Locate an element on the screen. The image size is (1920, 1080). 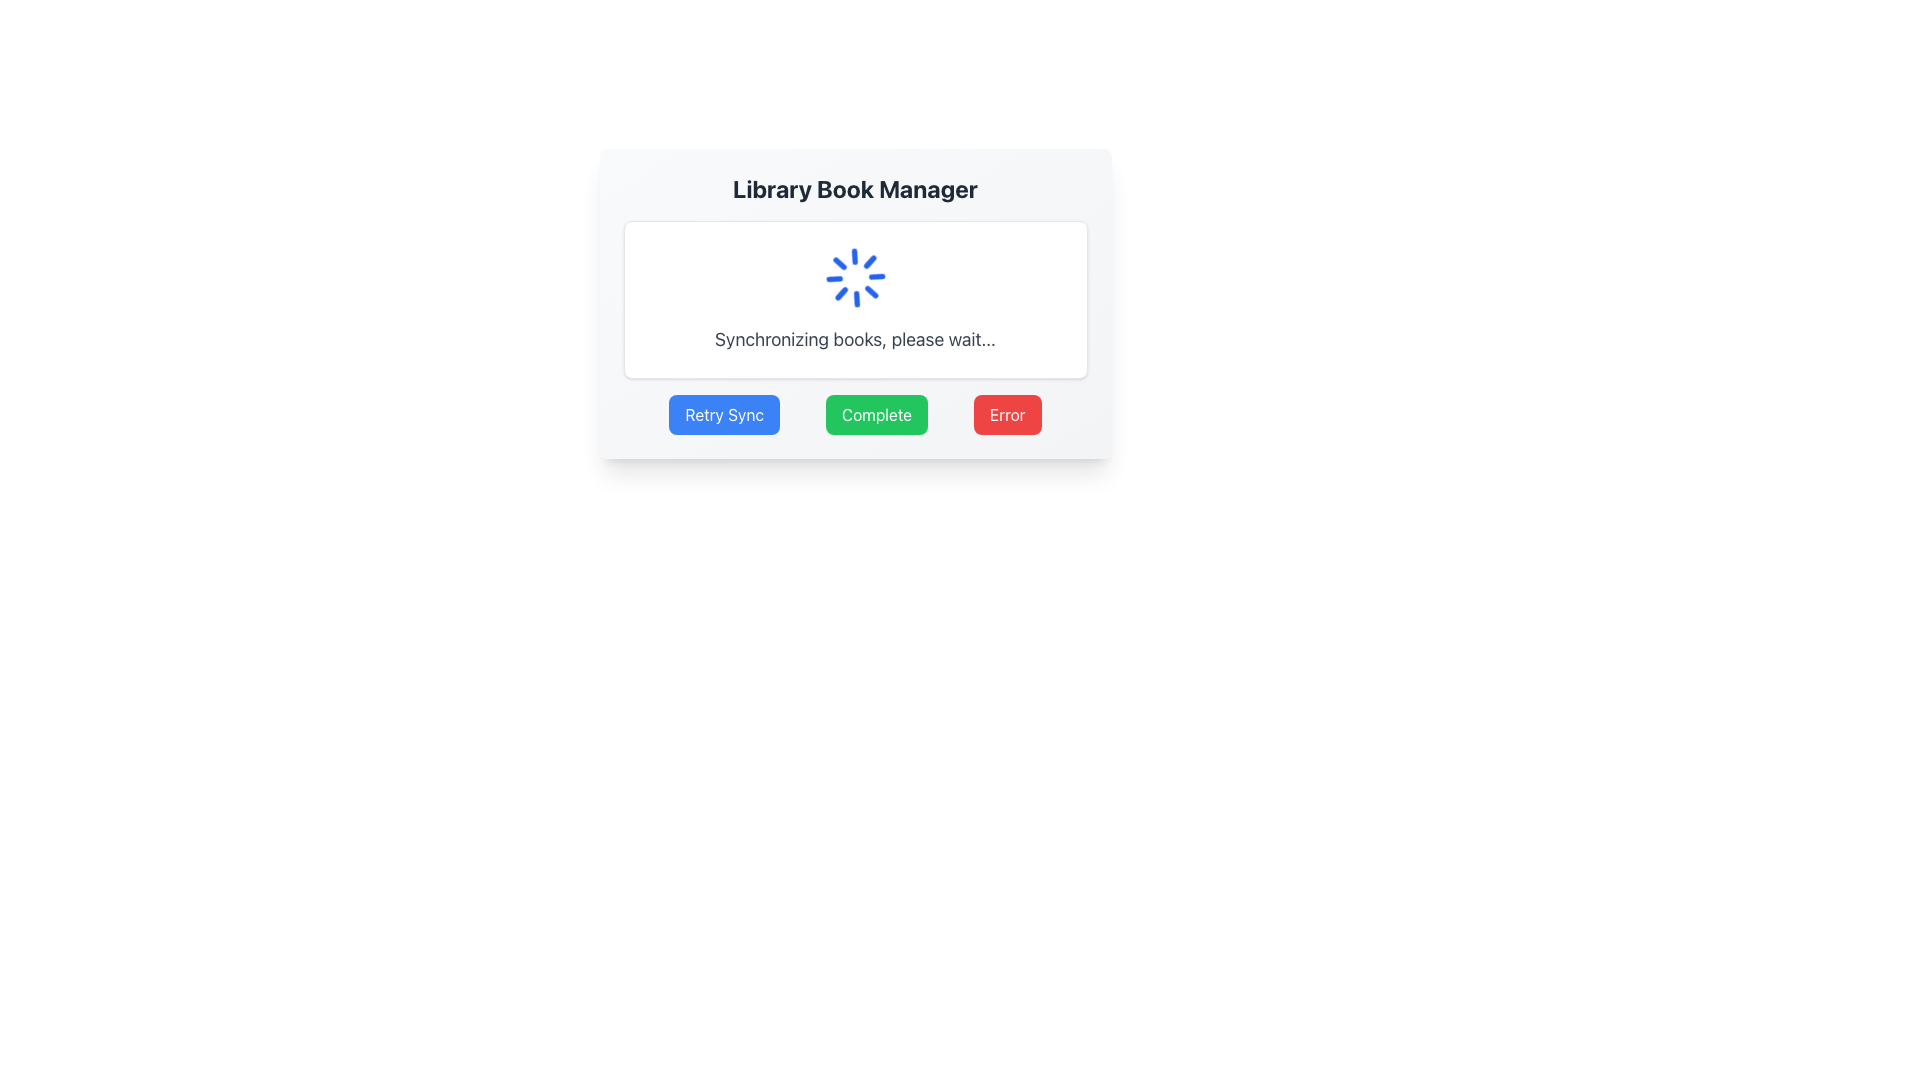
the red 'Error' button located at the bottom-right corner of the main panel is located at coordinates (1007, 414).